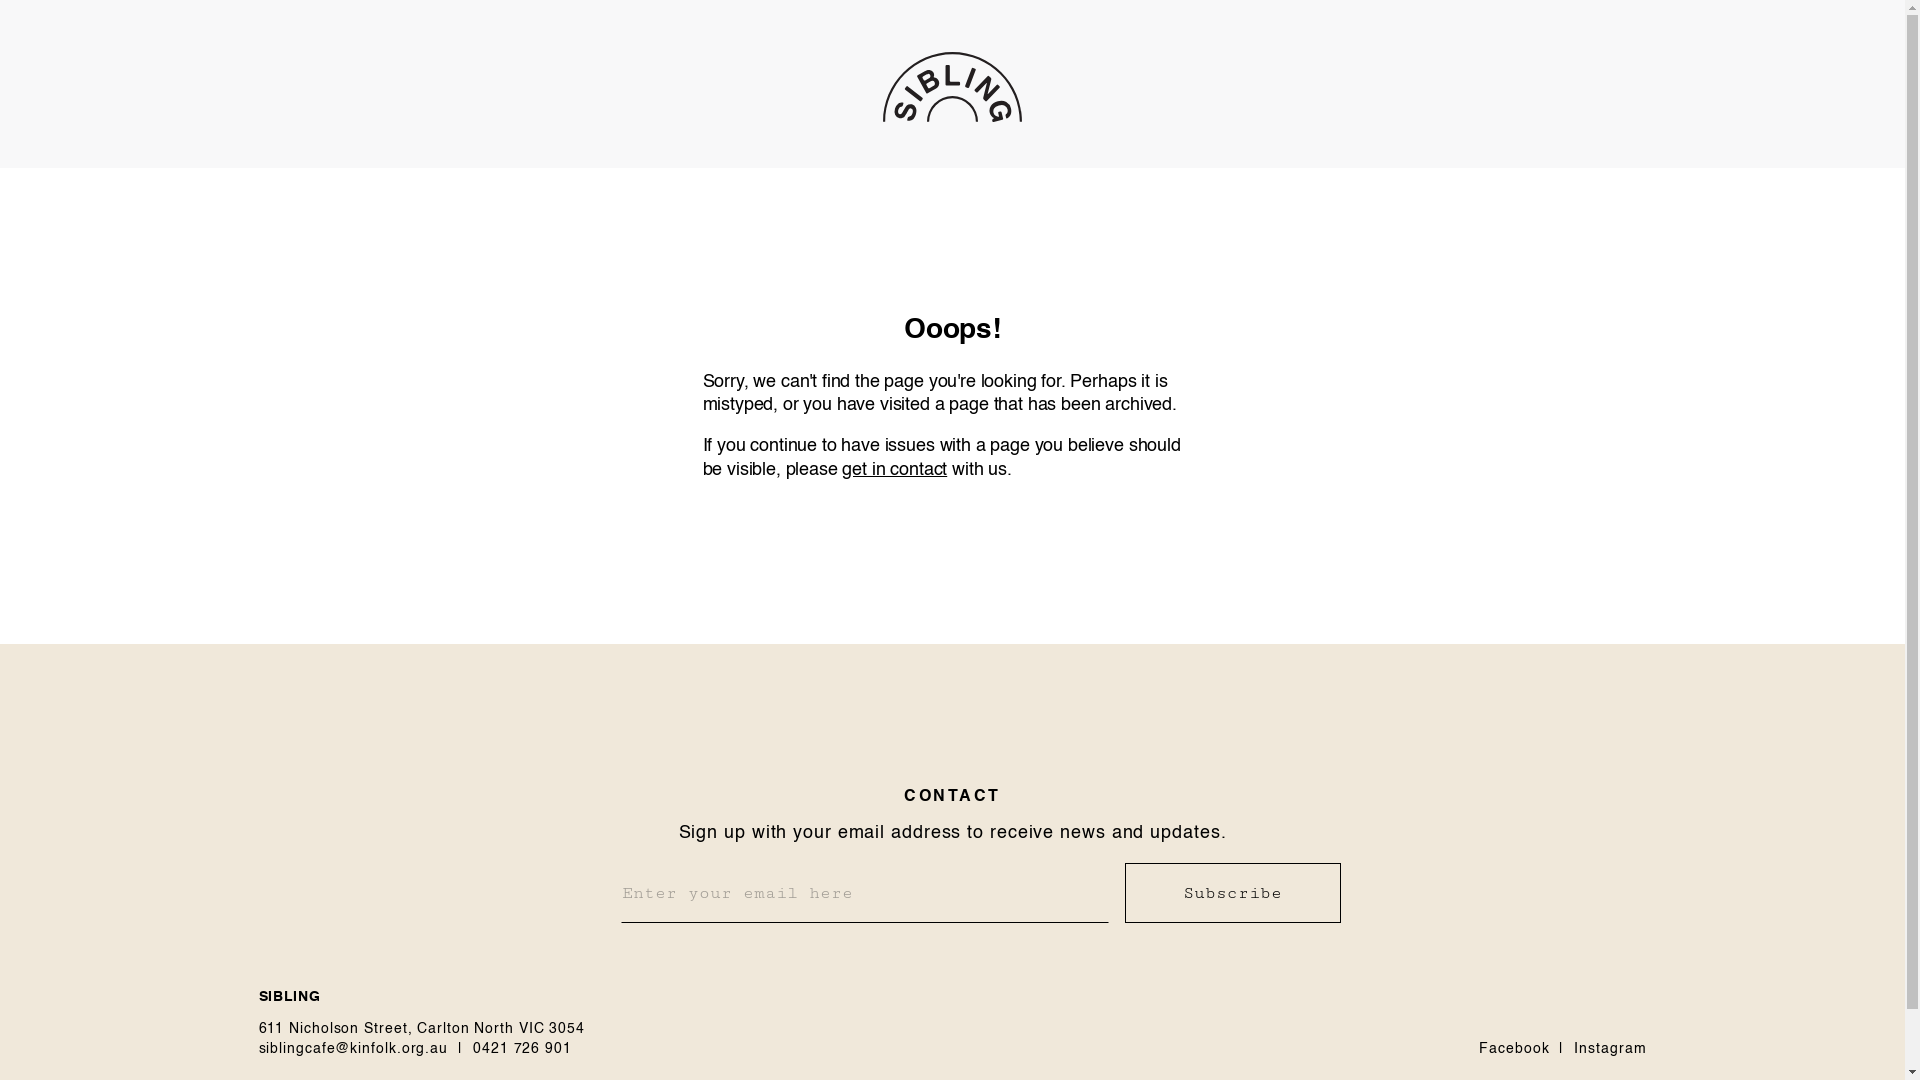  Describe the element at coordinates (1231, 892) in the screenshot. I see `'Subscribe'` at that location.